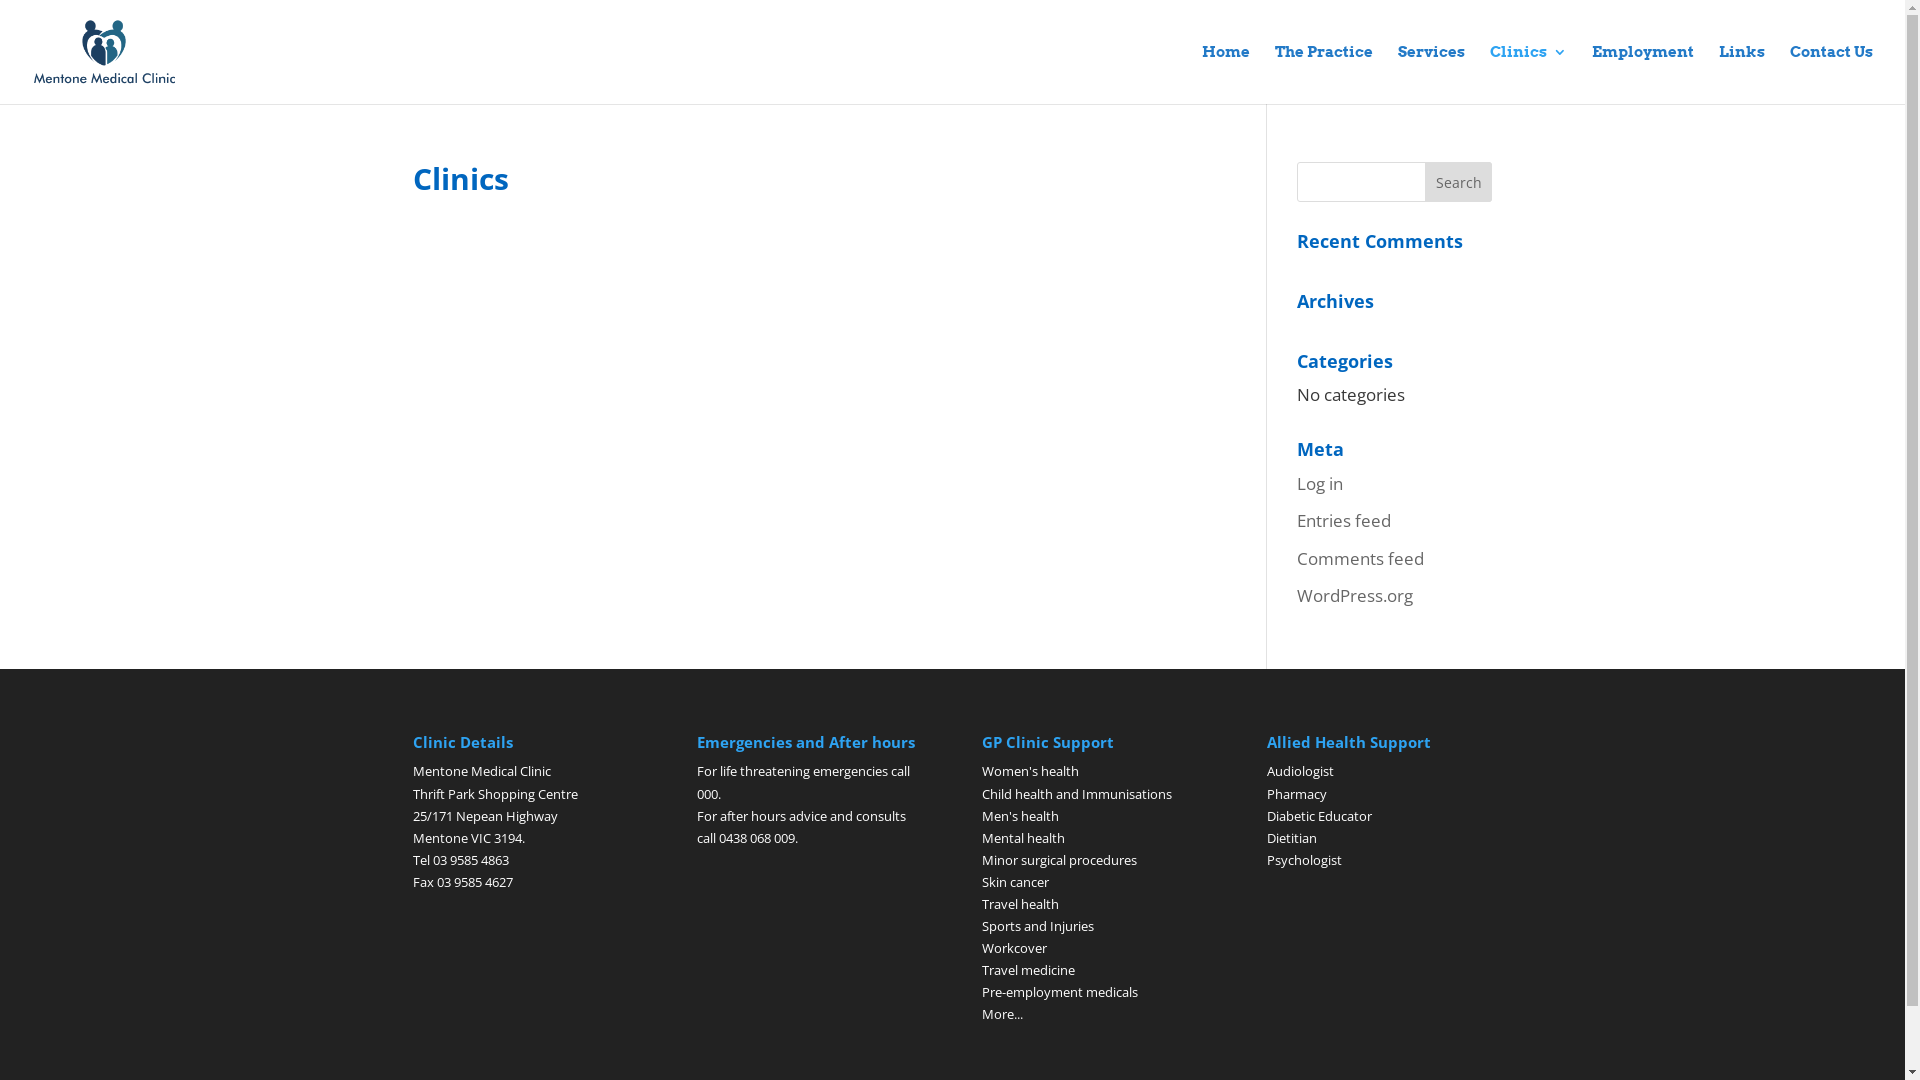  Describe the element at coordinates (1741, 73) in the screenshot. I see `'Links'` at that location.